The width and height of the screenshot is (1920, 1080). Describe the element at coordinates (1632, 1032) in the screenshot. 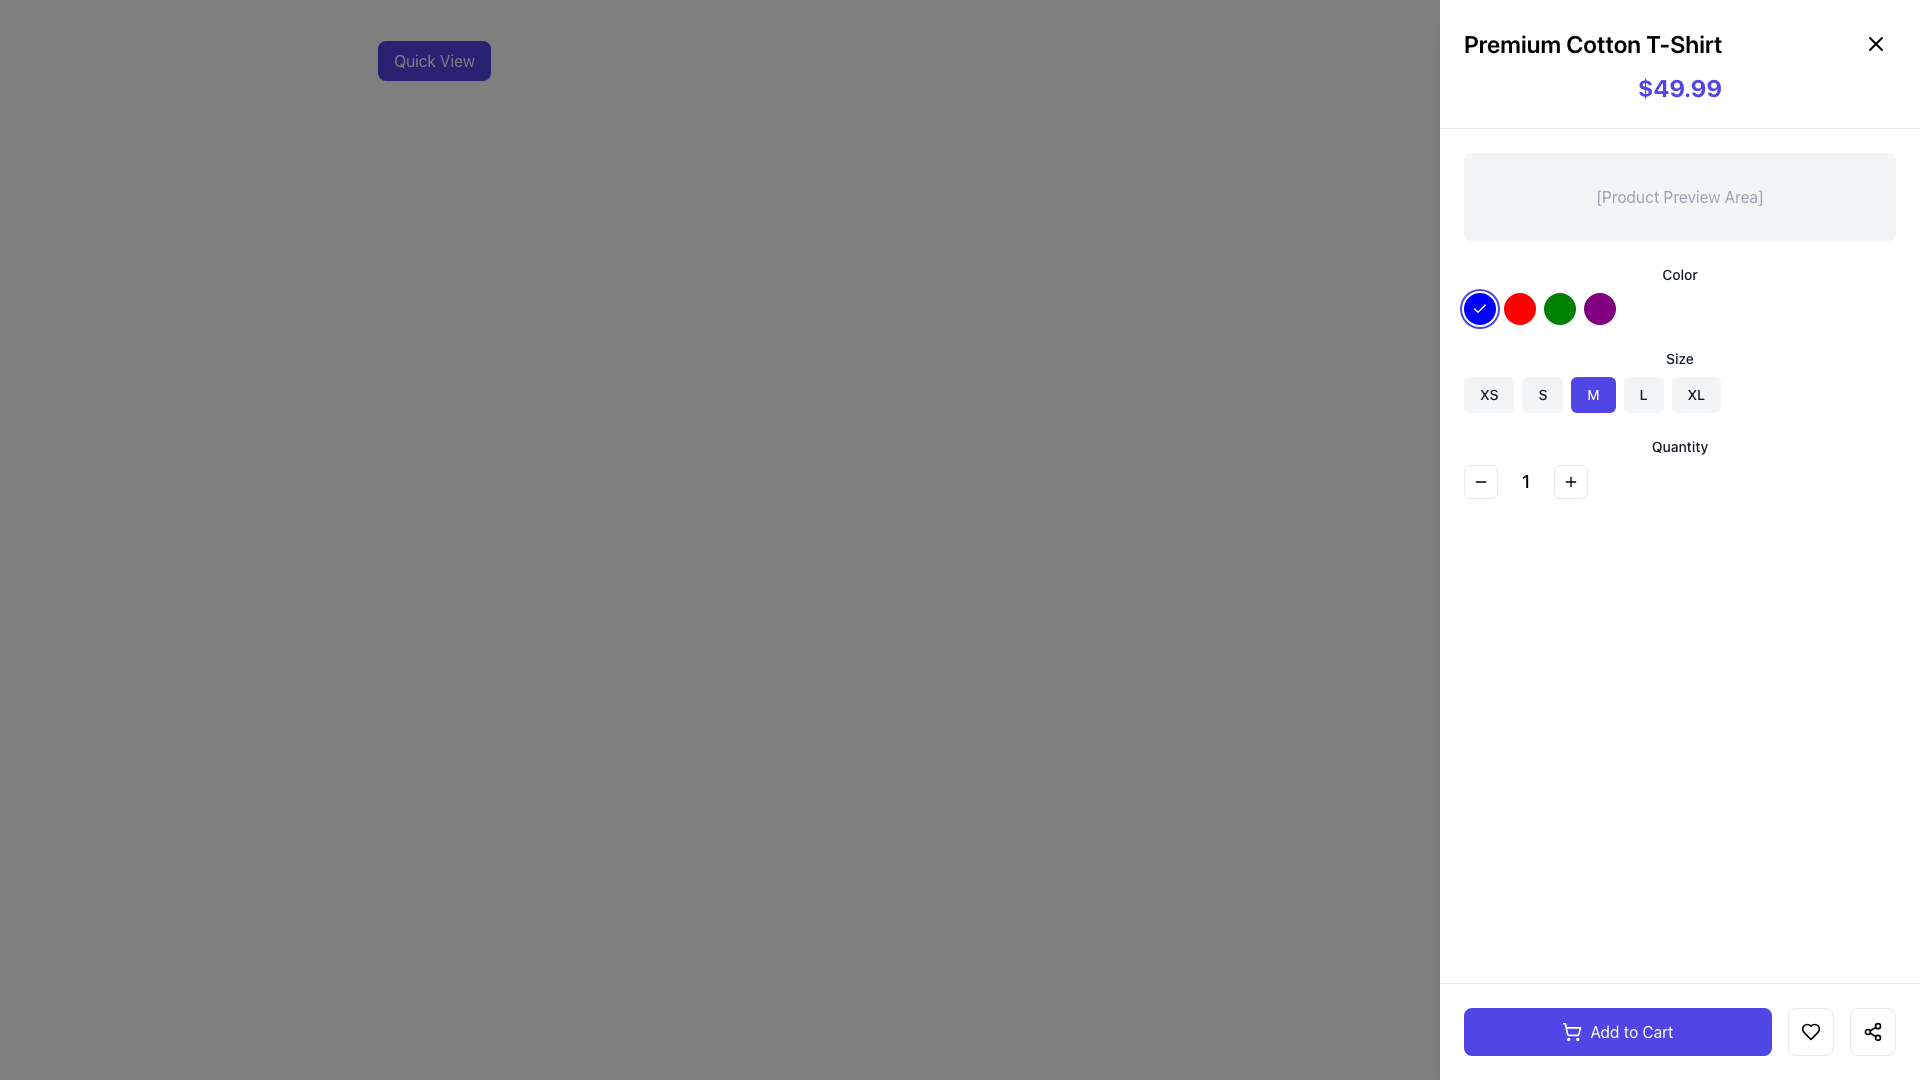

I see `the 'Add to Cart' text label displayed on a blue button` at that location.